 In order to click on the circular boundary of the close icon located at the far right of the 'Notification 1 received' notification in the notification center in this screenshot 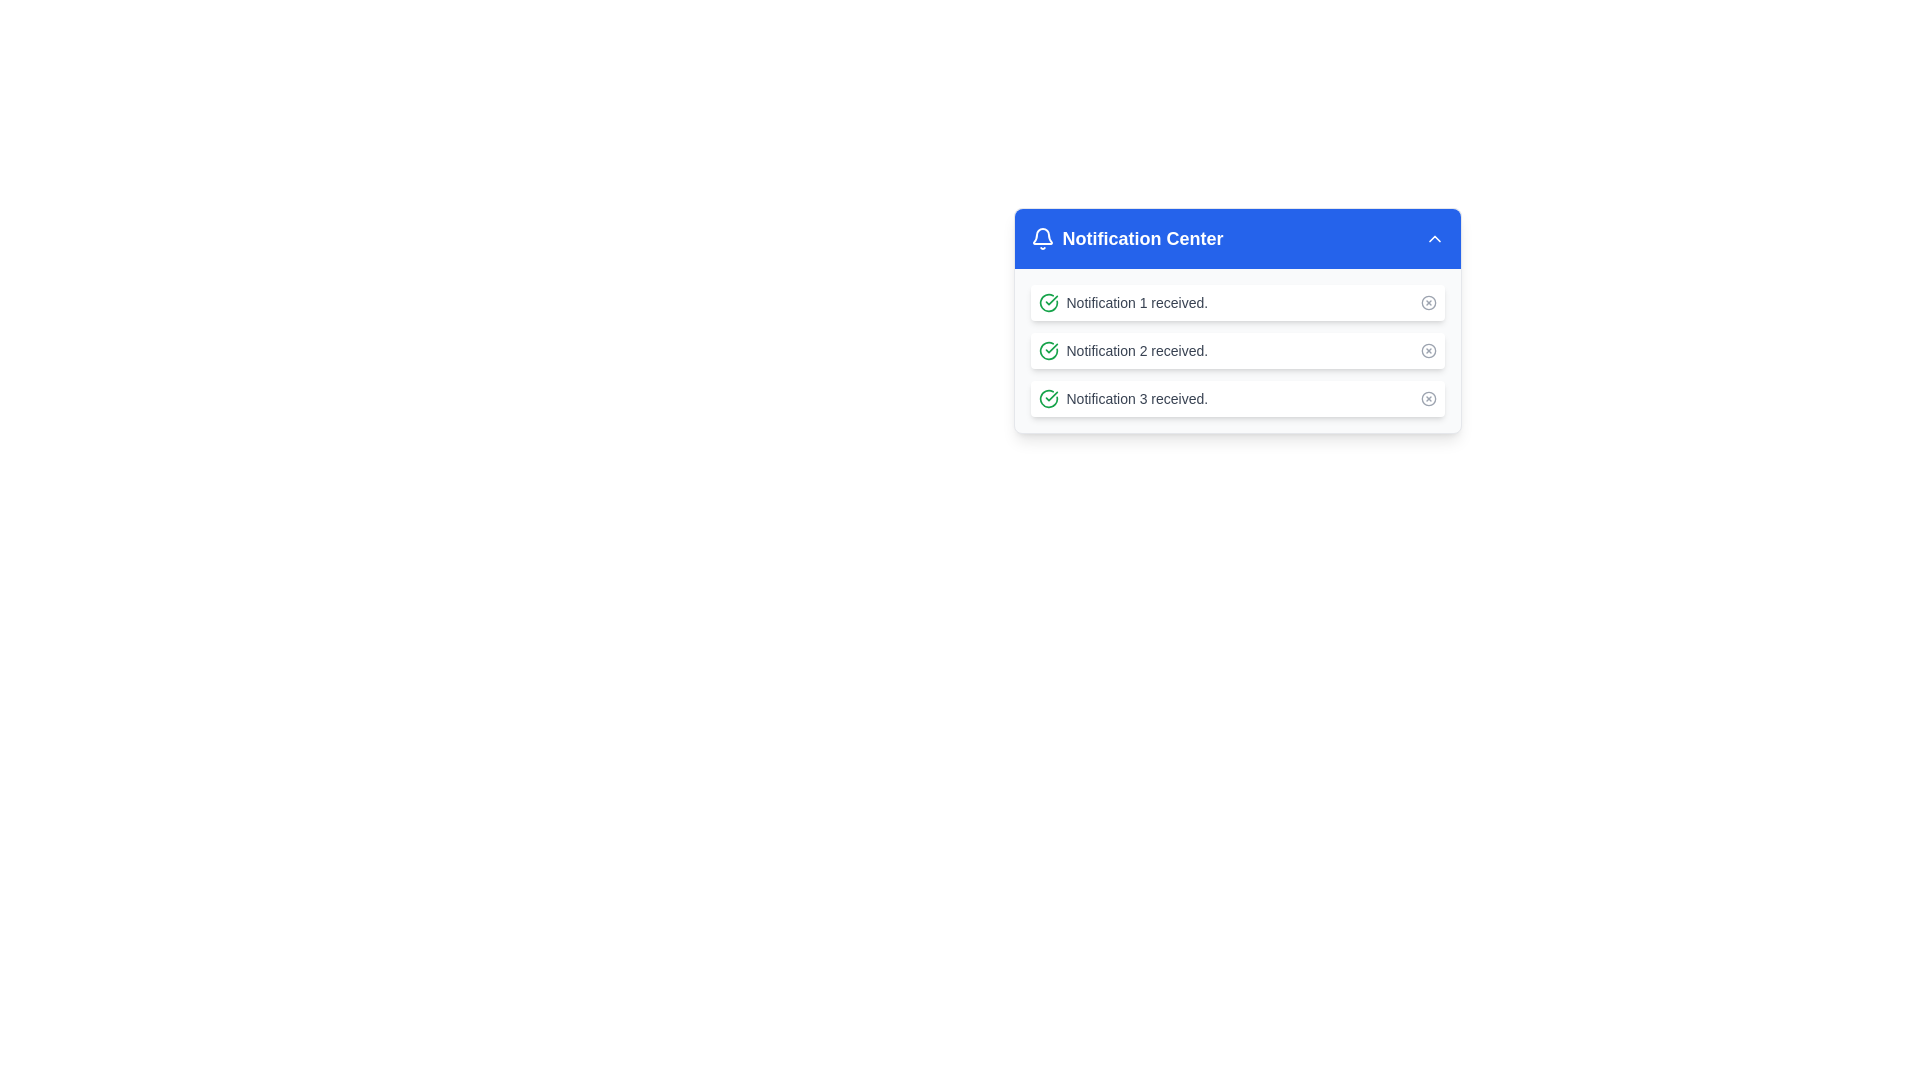, I will do `click(1427, 303)`.